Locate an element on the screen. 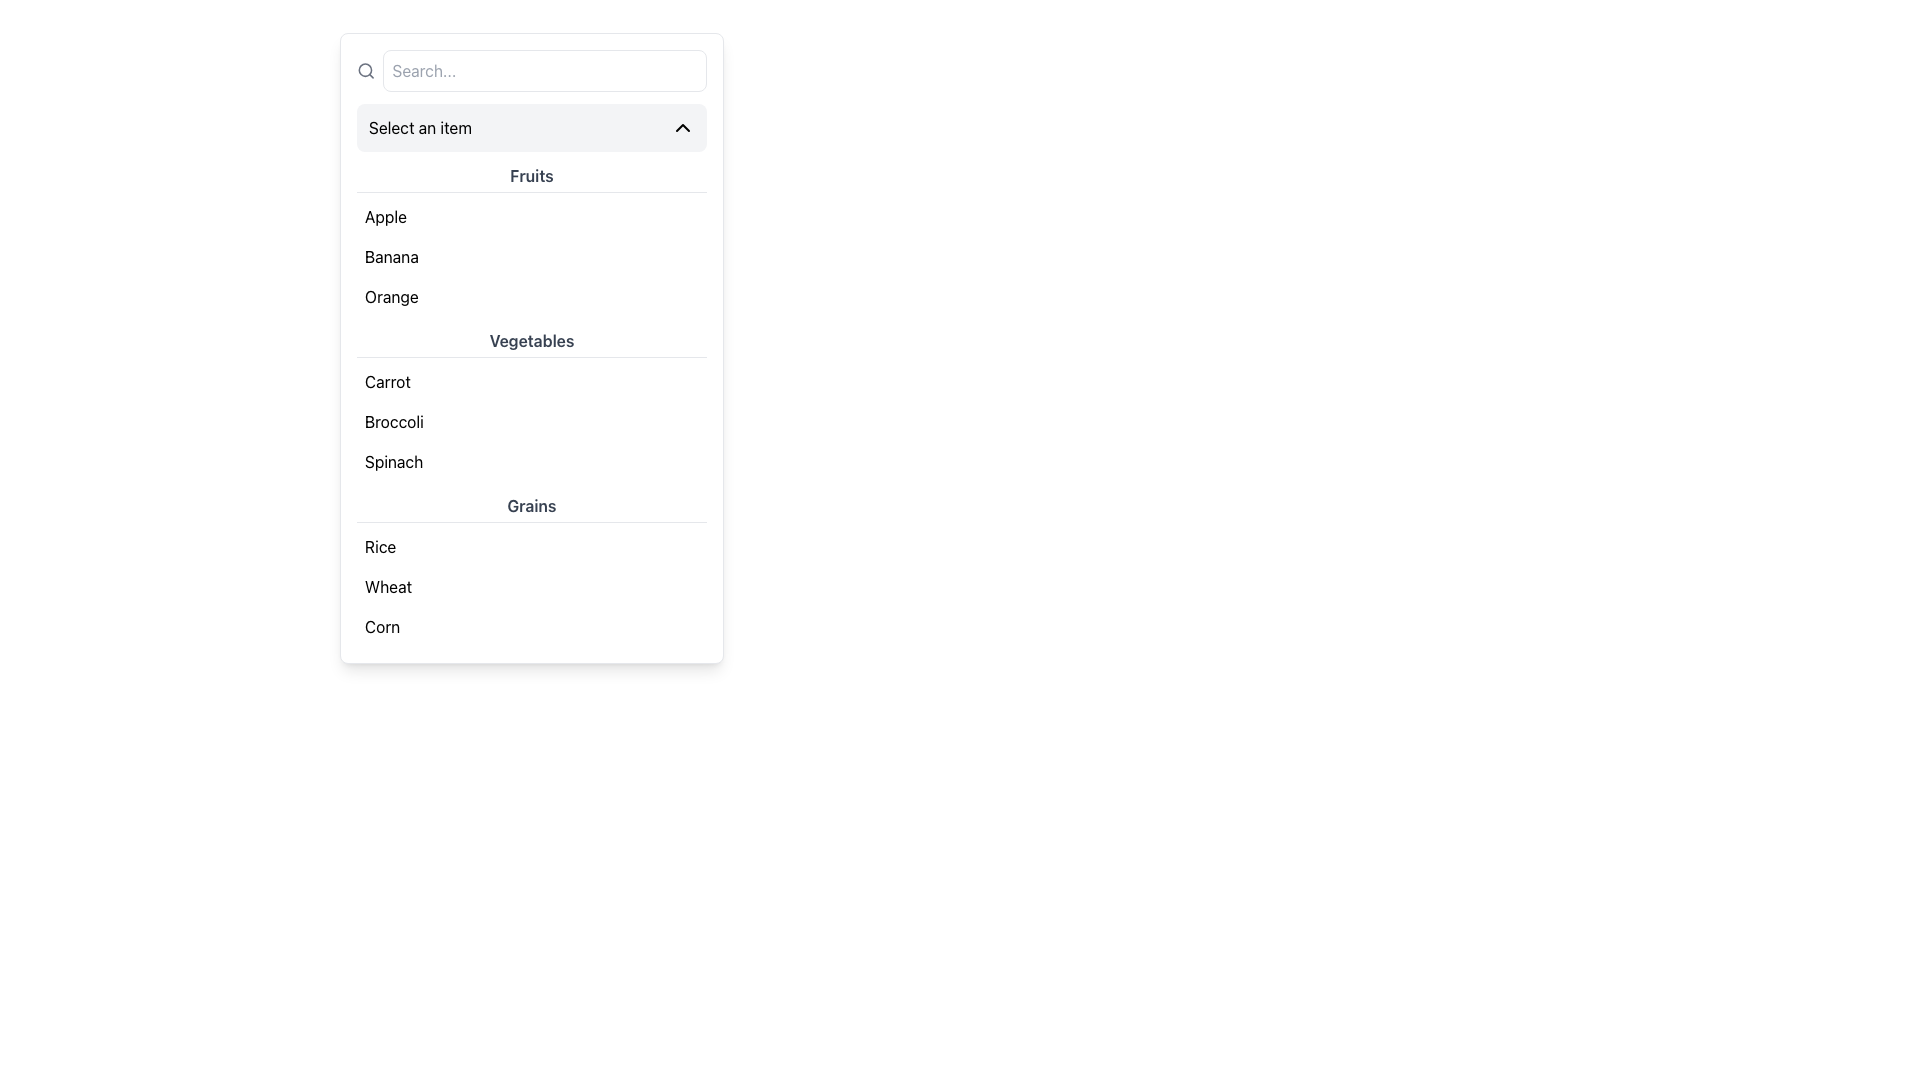 The image size is (1920, 1080). the text label 'Select an item' displayed in black font on a gray background, which is part of a dropdown interface located near the top-left corner of the dropdown component is located at coordinates (419, 127).